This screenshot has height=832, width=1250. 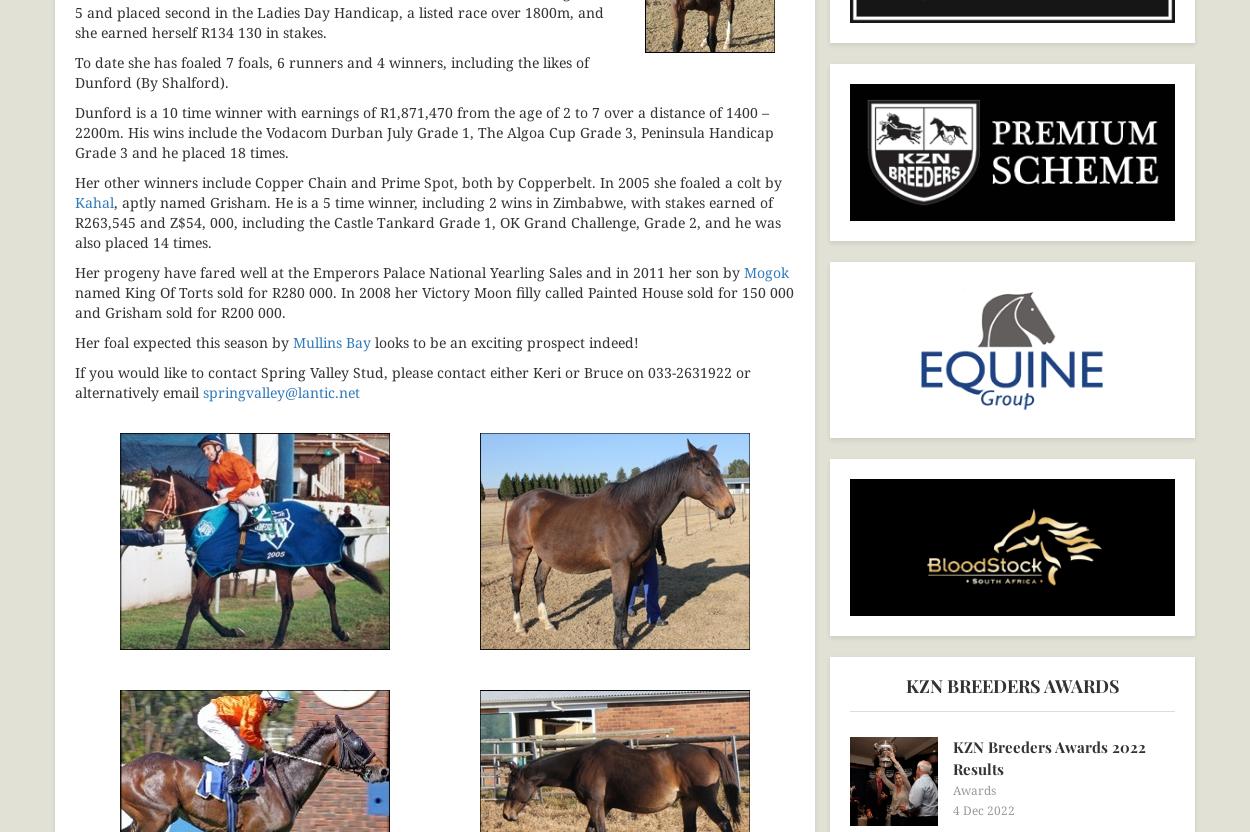 What do you see at coordinates (370, 341) in the screenshot?
I see `'looks to be an exciting prospect indeed!'` at bounding box center [370, 341].